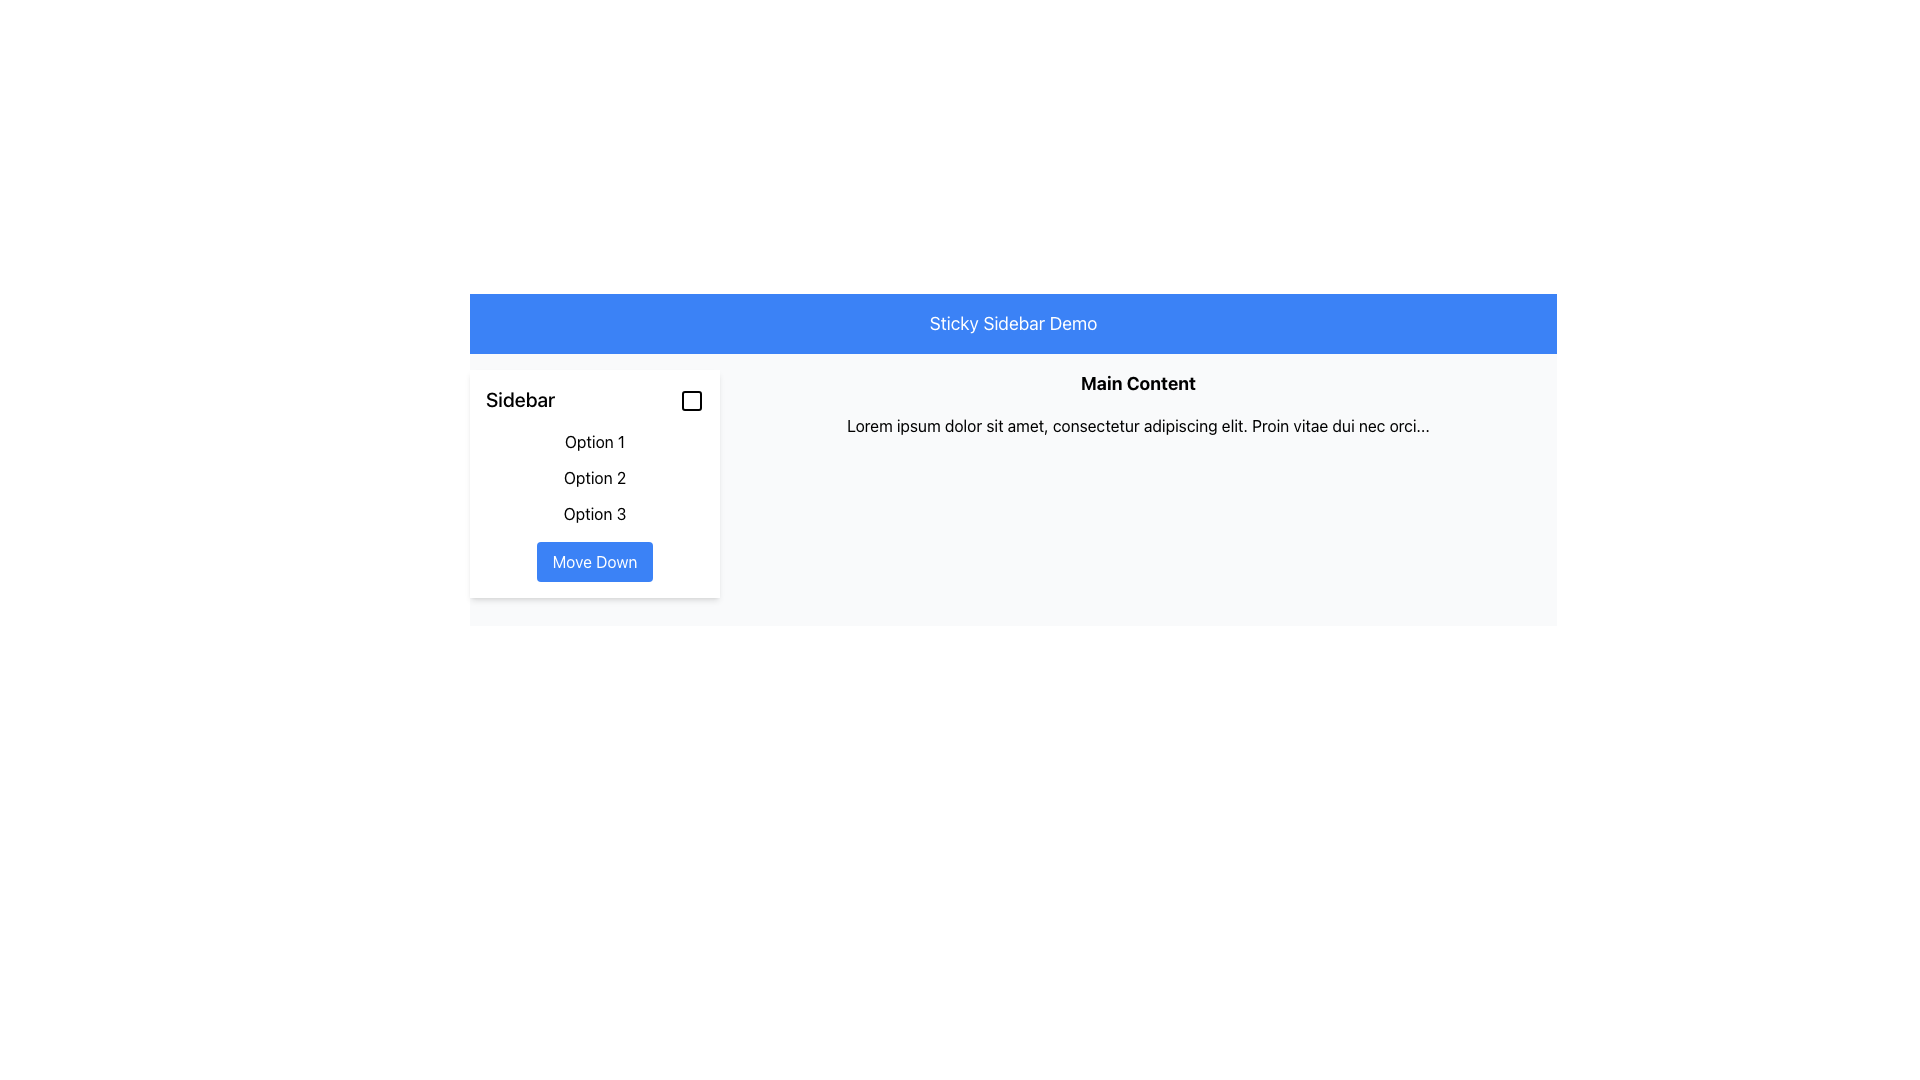 The height and width of the screenshot is (1080, 1920). I want to click on the first option labeled 'Option 1' in the sidebar navigation, so click(594, 441).